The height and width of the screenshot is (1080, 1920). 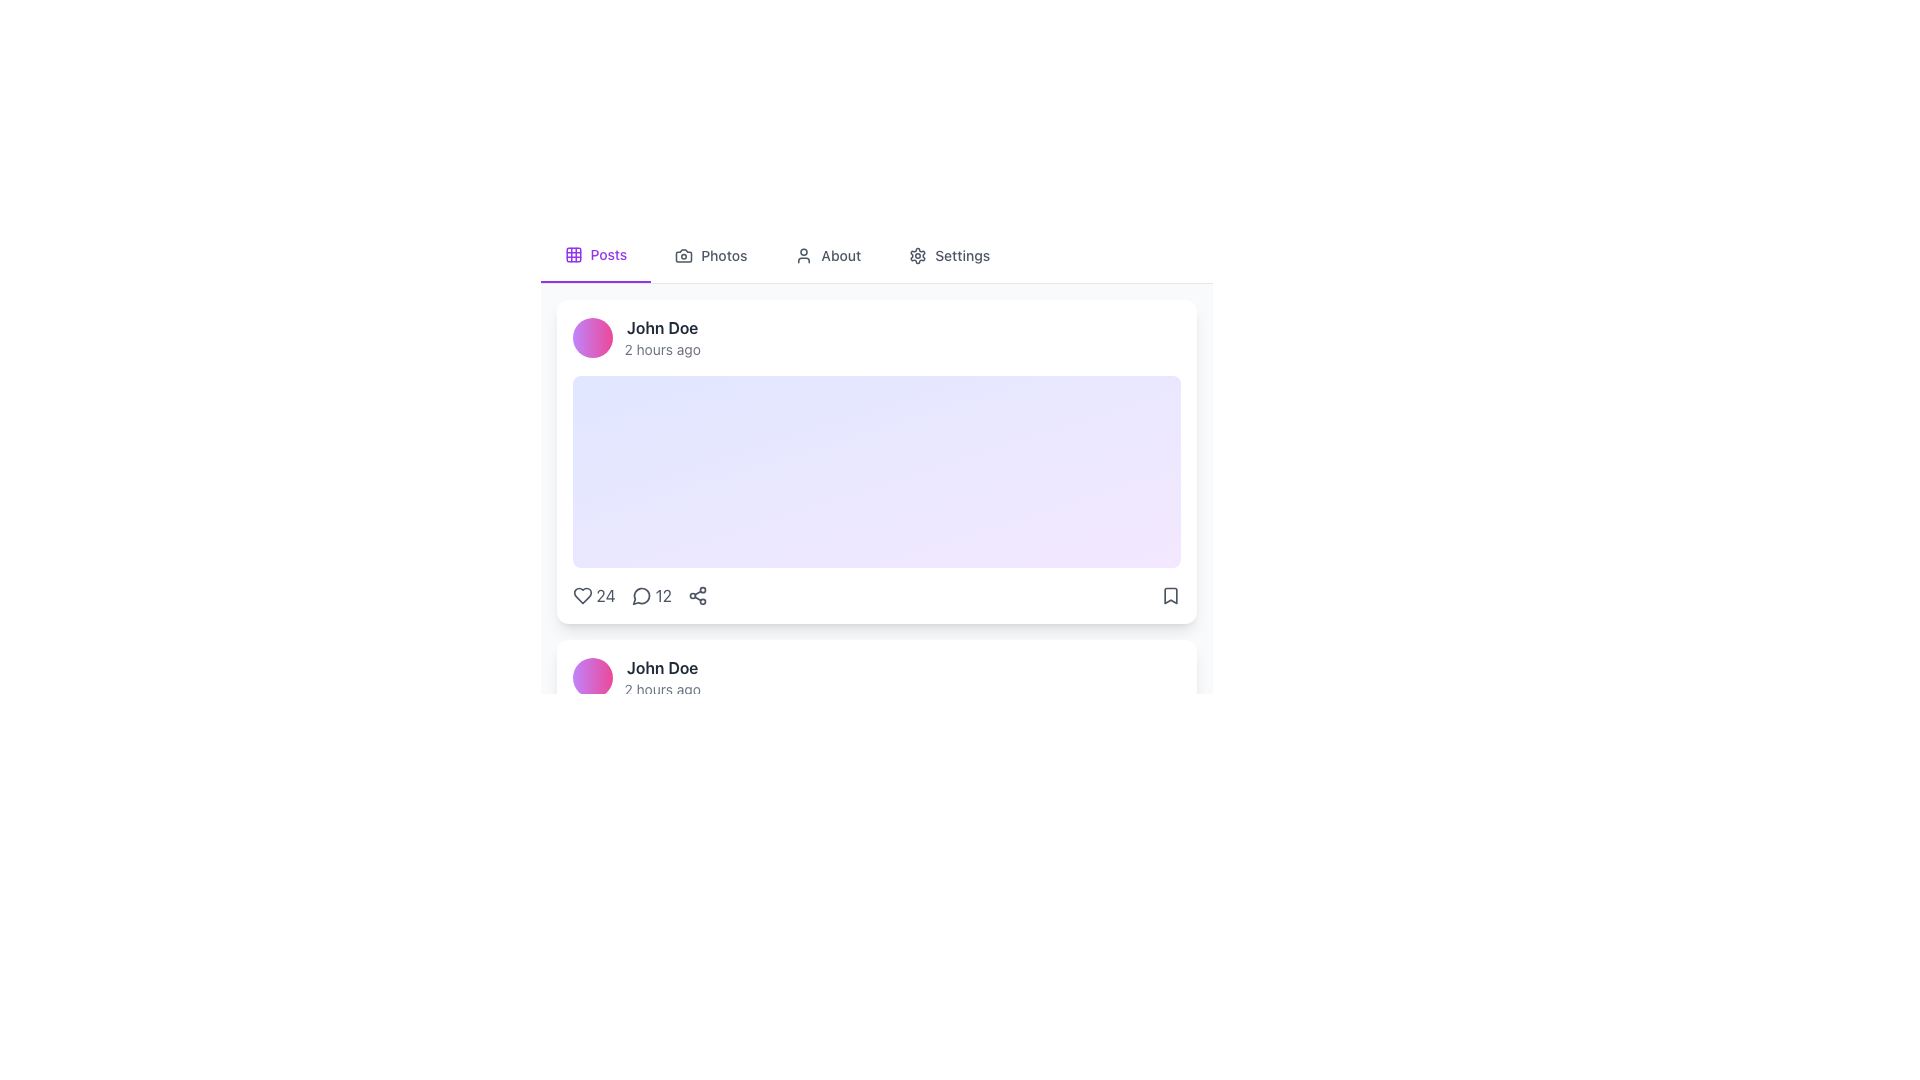 I want to click on the heart-shaped like button located at the bottom-left corner of the post to express approval for the post, so click(x=581, y=595).